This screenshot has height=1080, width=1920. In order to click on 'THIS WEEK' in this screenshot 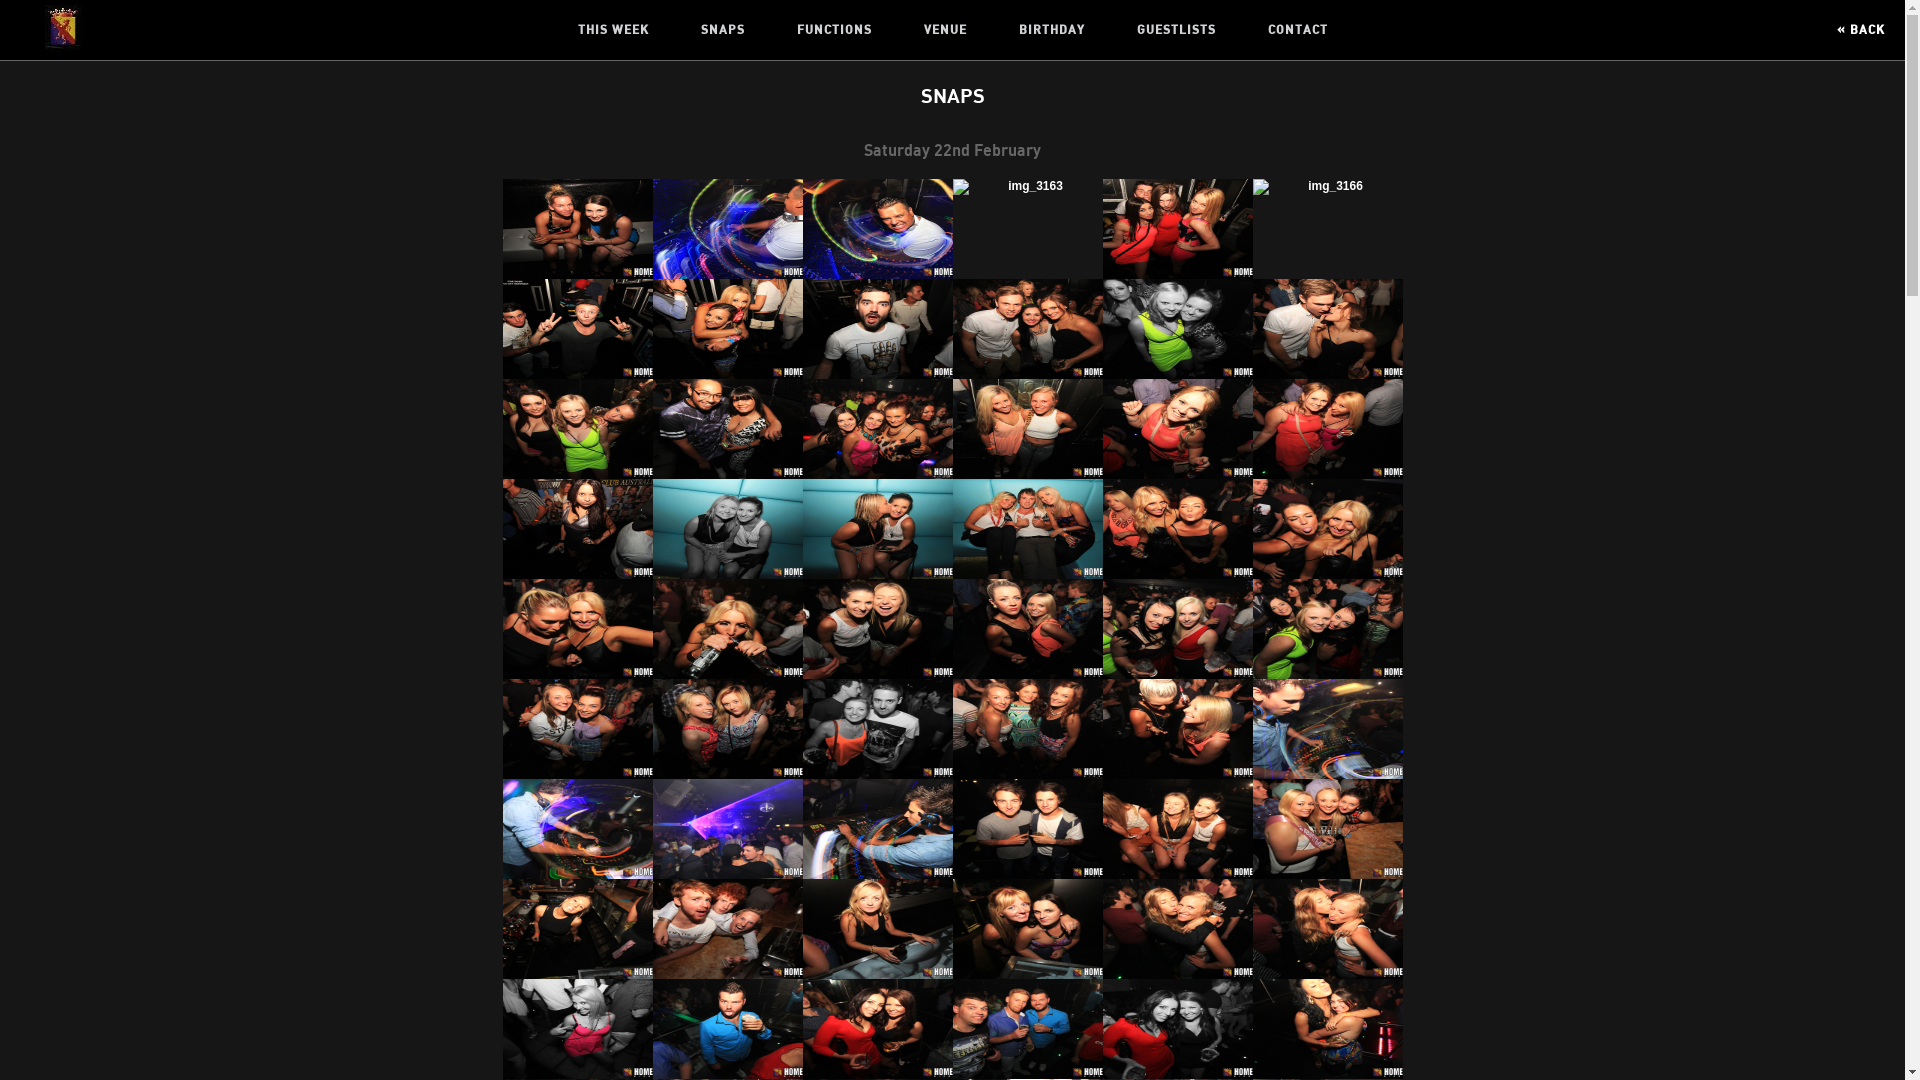, I will do `click(612, 30)`.